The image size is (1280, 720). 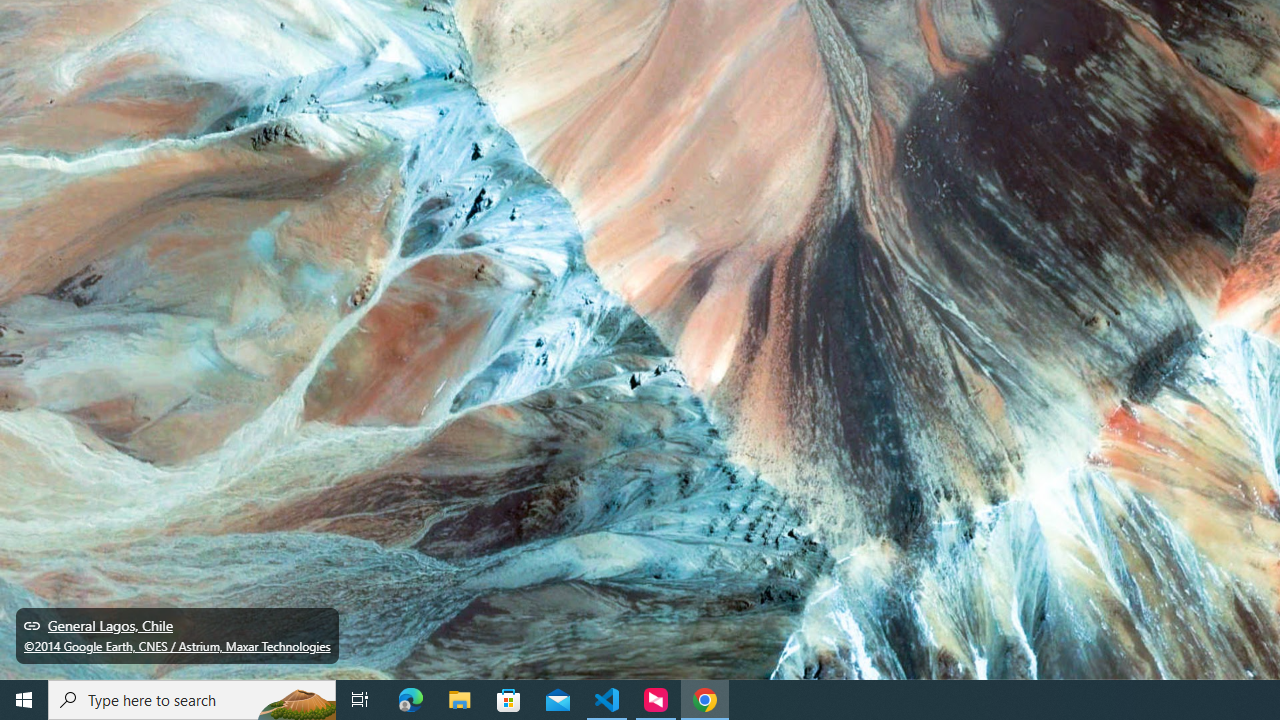 What do you see at coordinates (410, 698) in the screenshot?
I see `'Microsoft Edge'` at bounding box center [410, 698].